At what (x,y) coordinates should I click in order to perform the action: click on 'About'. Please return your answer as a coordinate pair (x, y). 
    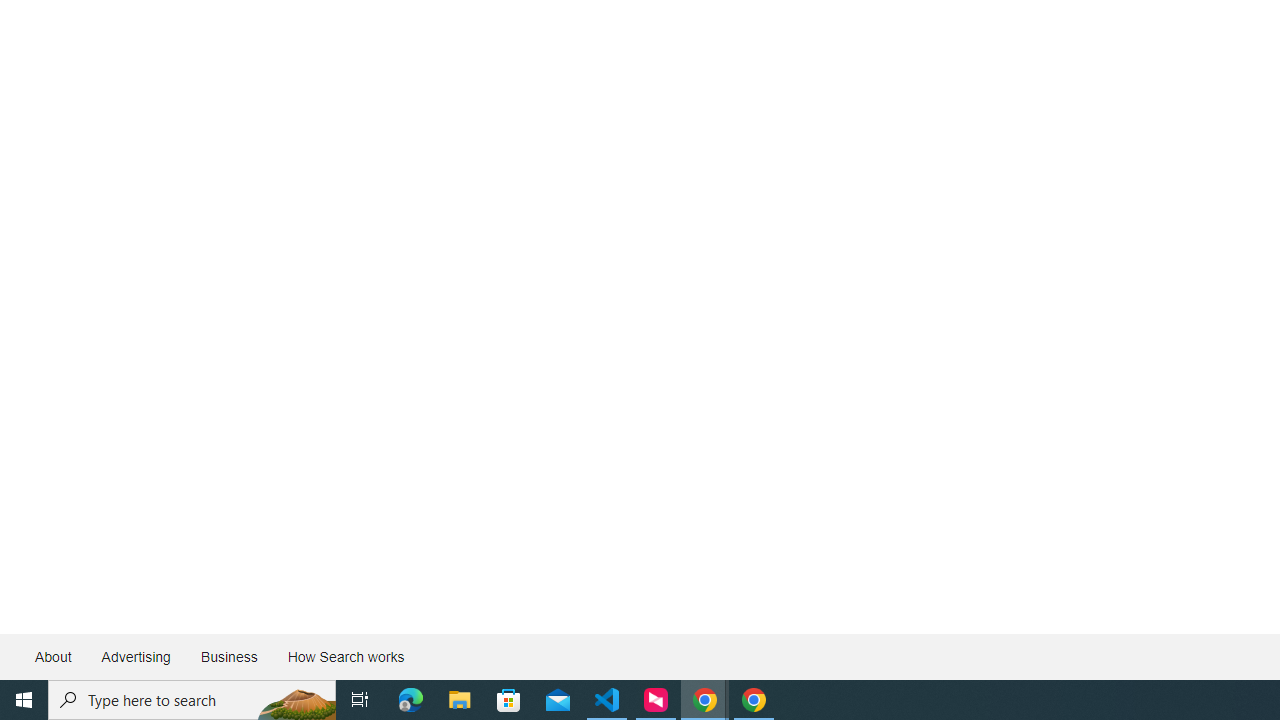
    Looking at the image, I should click on (53, 657).